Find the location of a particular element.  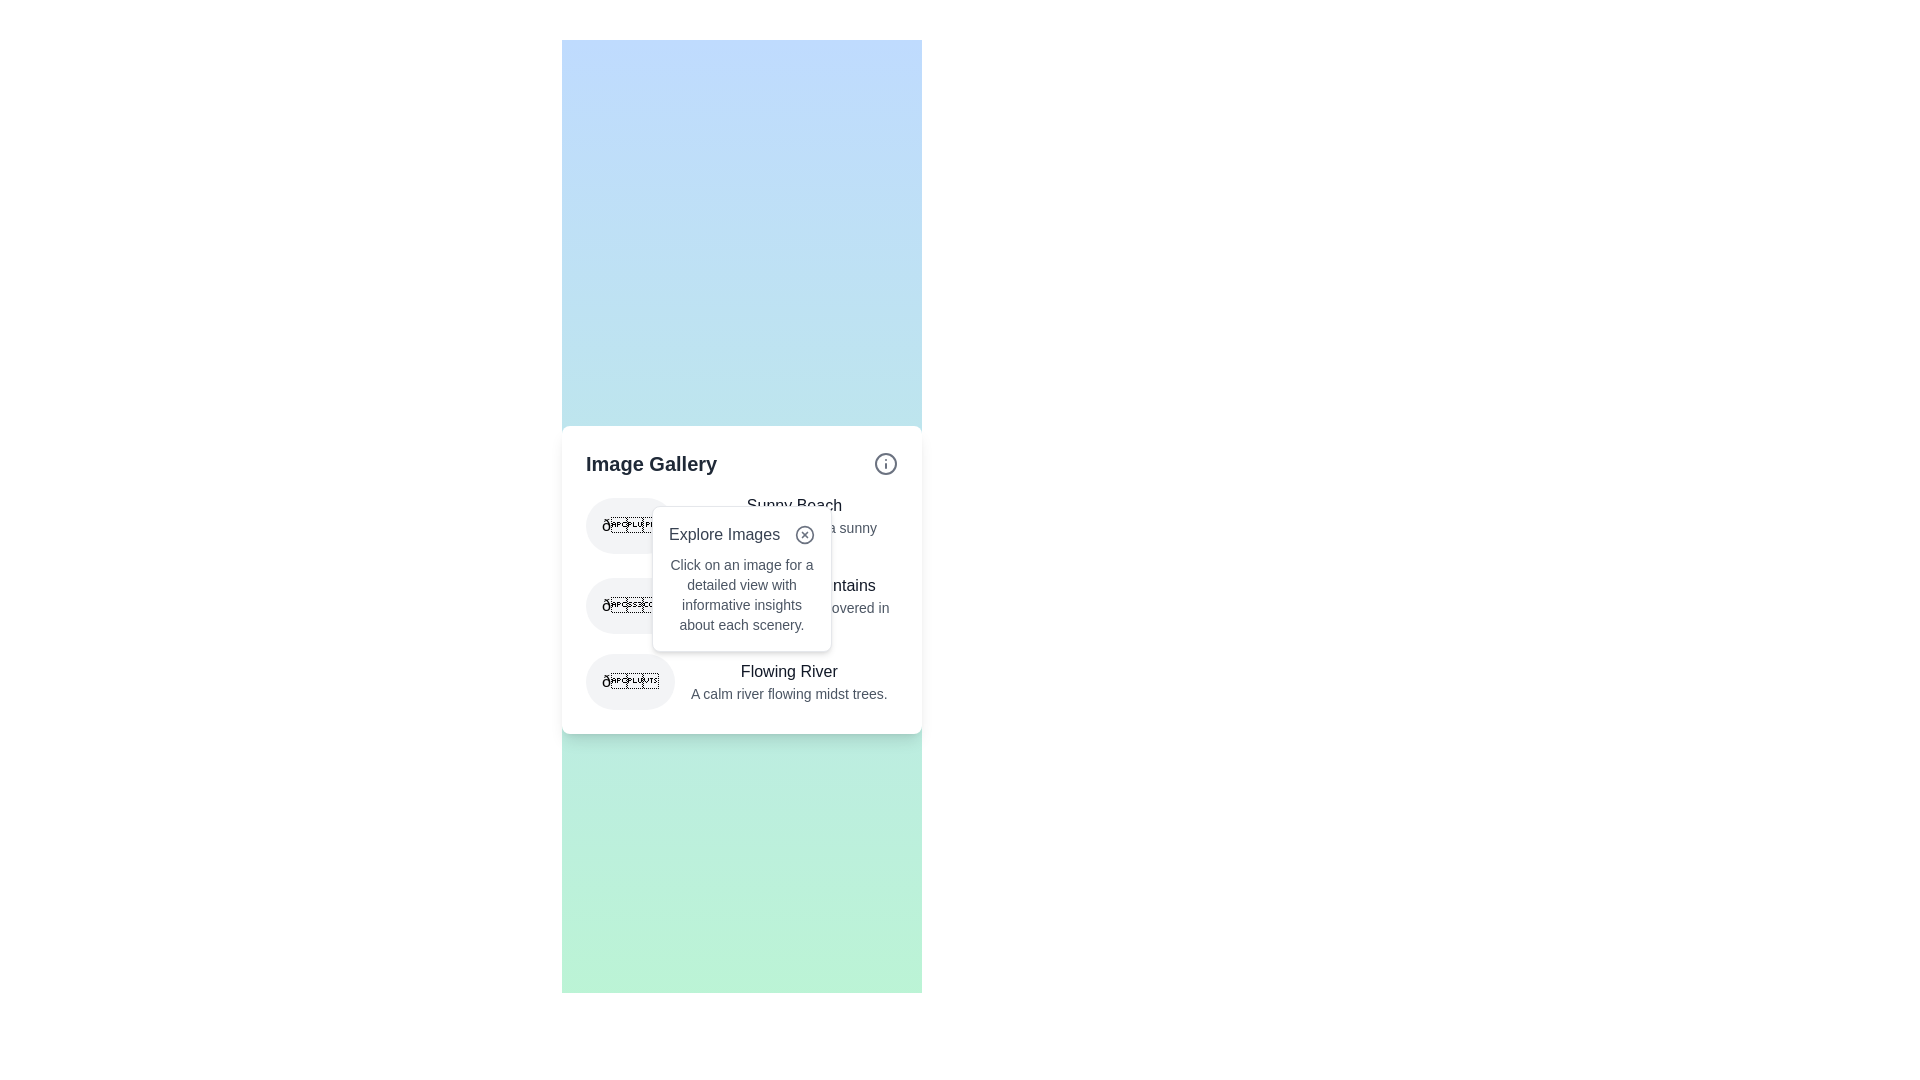

the text label displaying 'A serene scene of a sunny beach.' located below the 'Sunny Beach' header is located at coordinates (793, 536).